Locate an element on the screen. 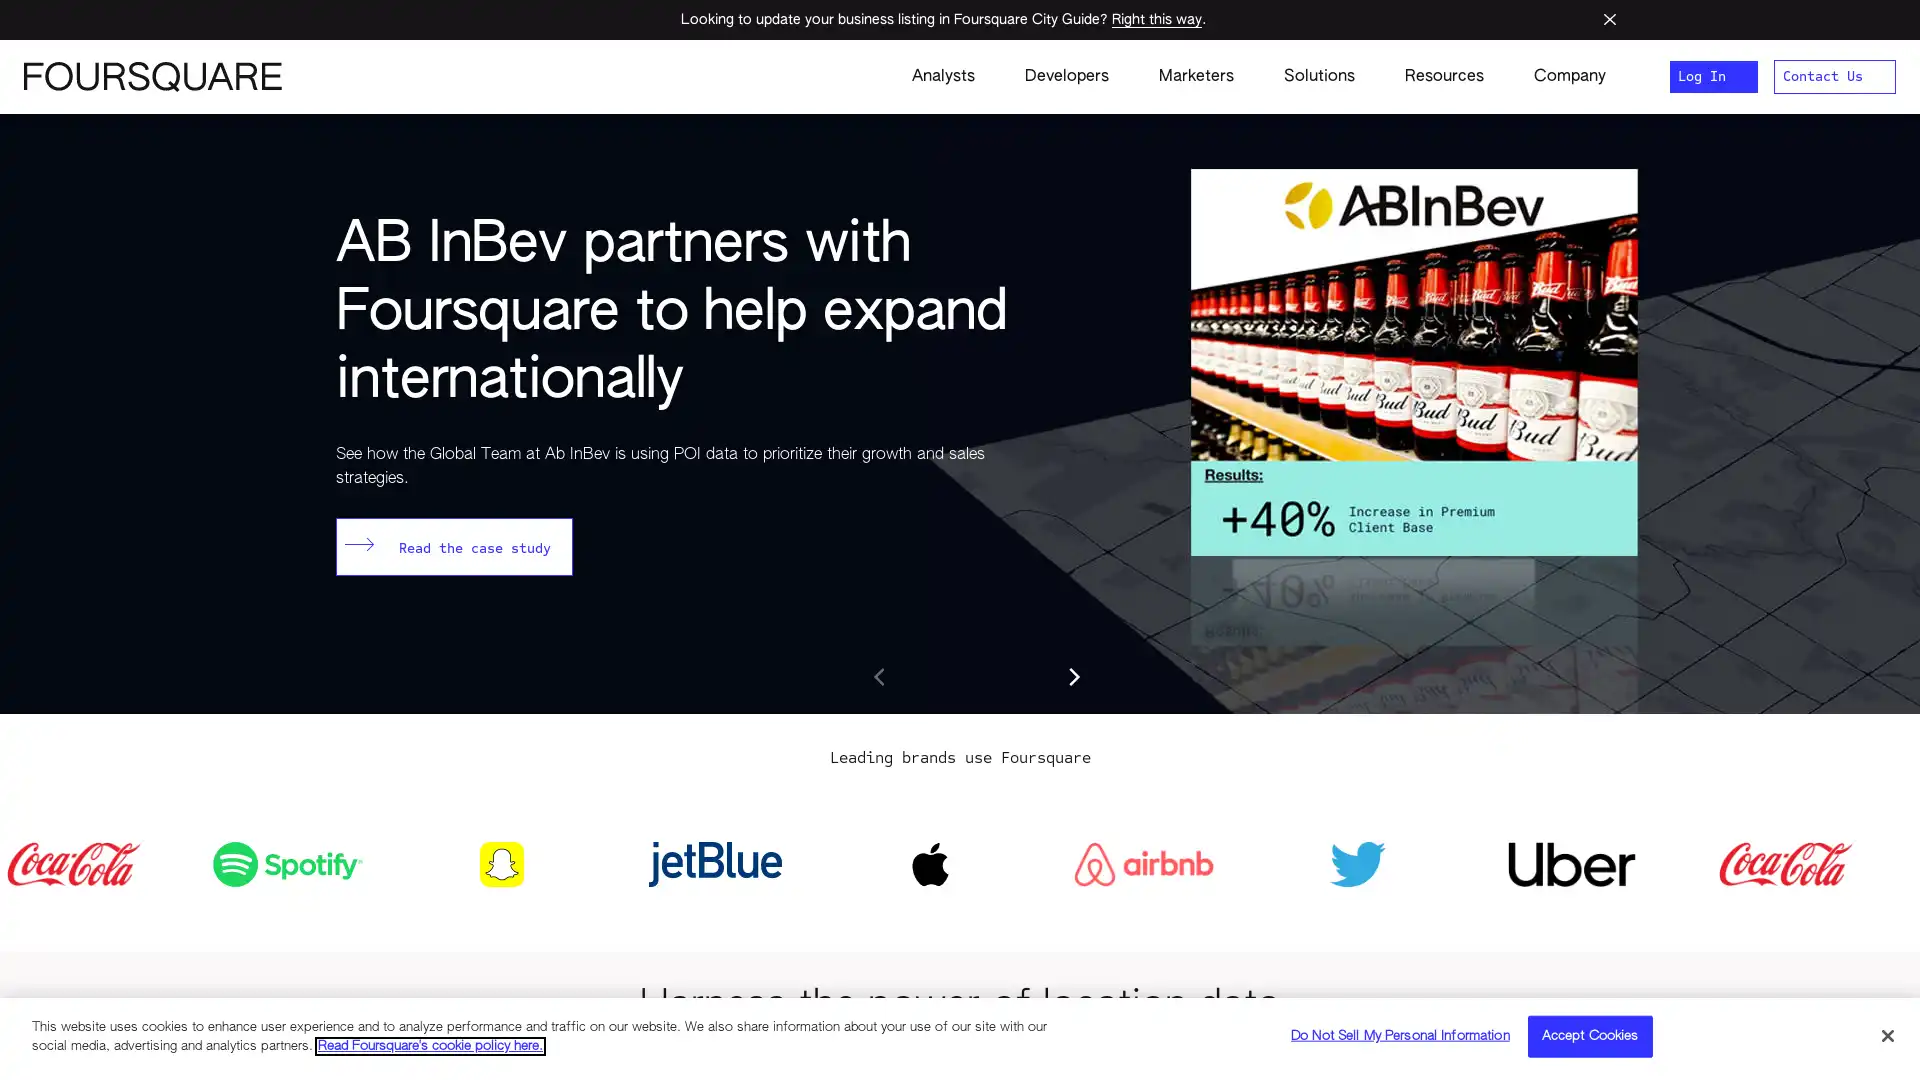  Do Not Sell My Personal Information is located at coordinates (1399, 1035).